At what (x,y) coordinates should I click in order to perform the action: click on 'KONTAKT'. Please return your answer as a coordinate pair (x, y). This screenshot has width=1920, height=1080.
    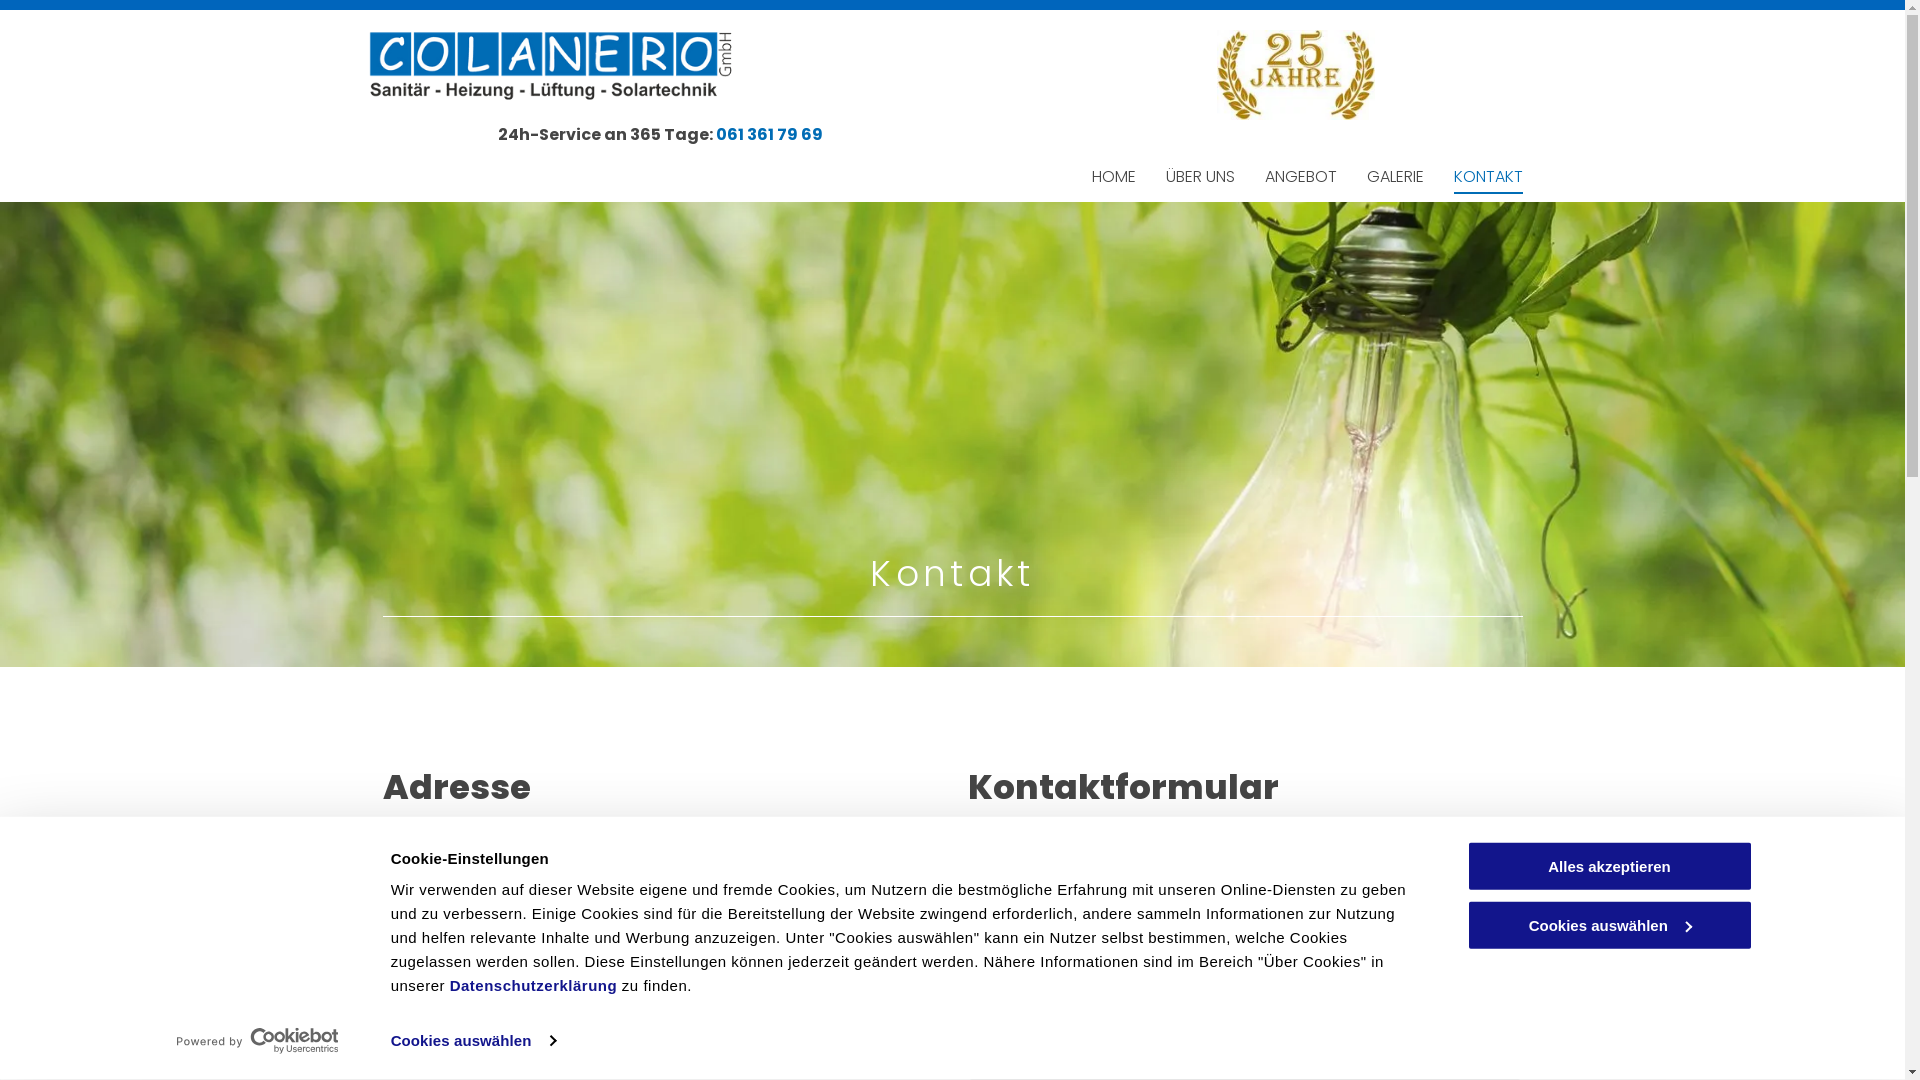
    Looking at the image, I should click on (1488, 176).